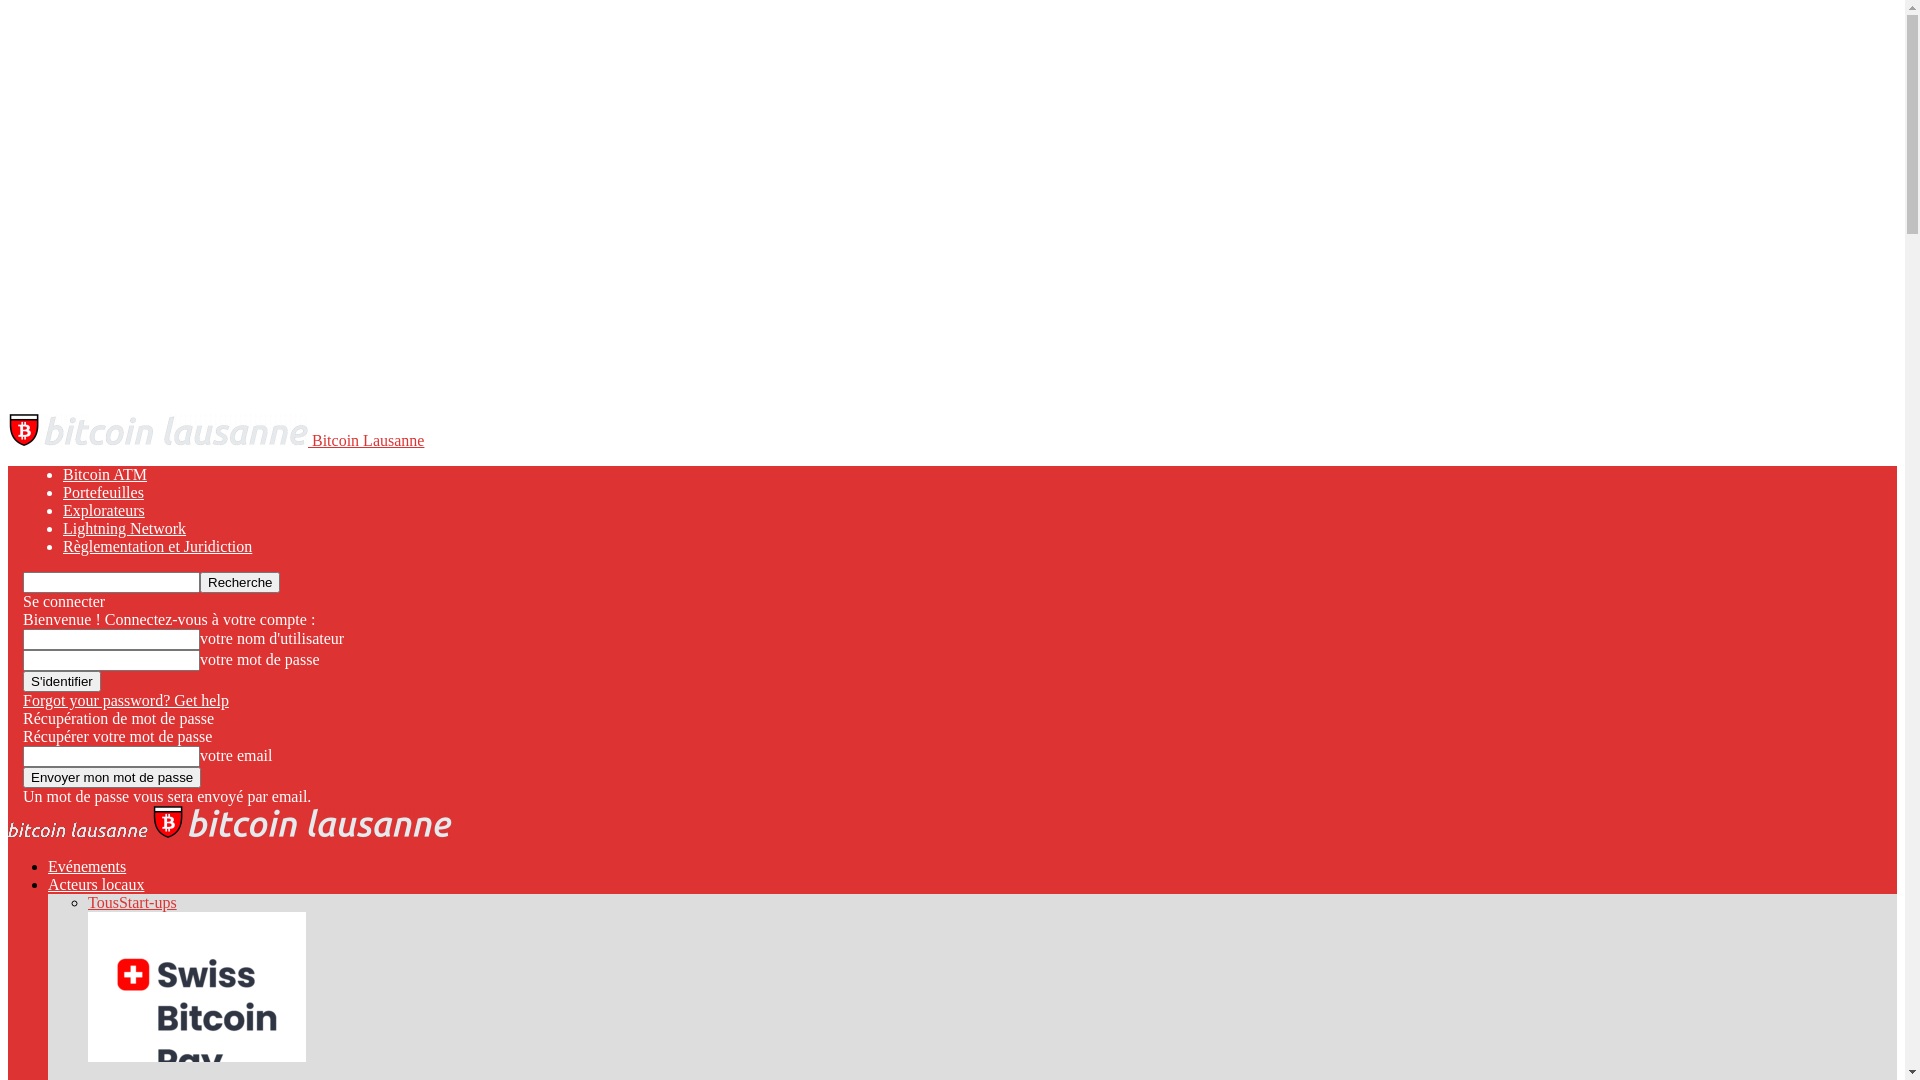 The image size is (1920, 1080). I want to click on 'Acteurs locaux', so click(95, 883).